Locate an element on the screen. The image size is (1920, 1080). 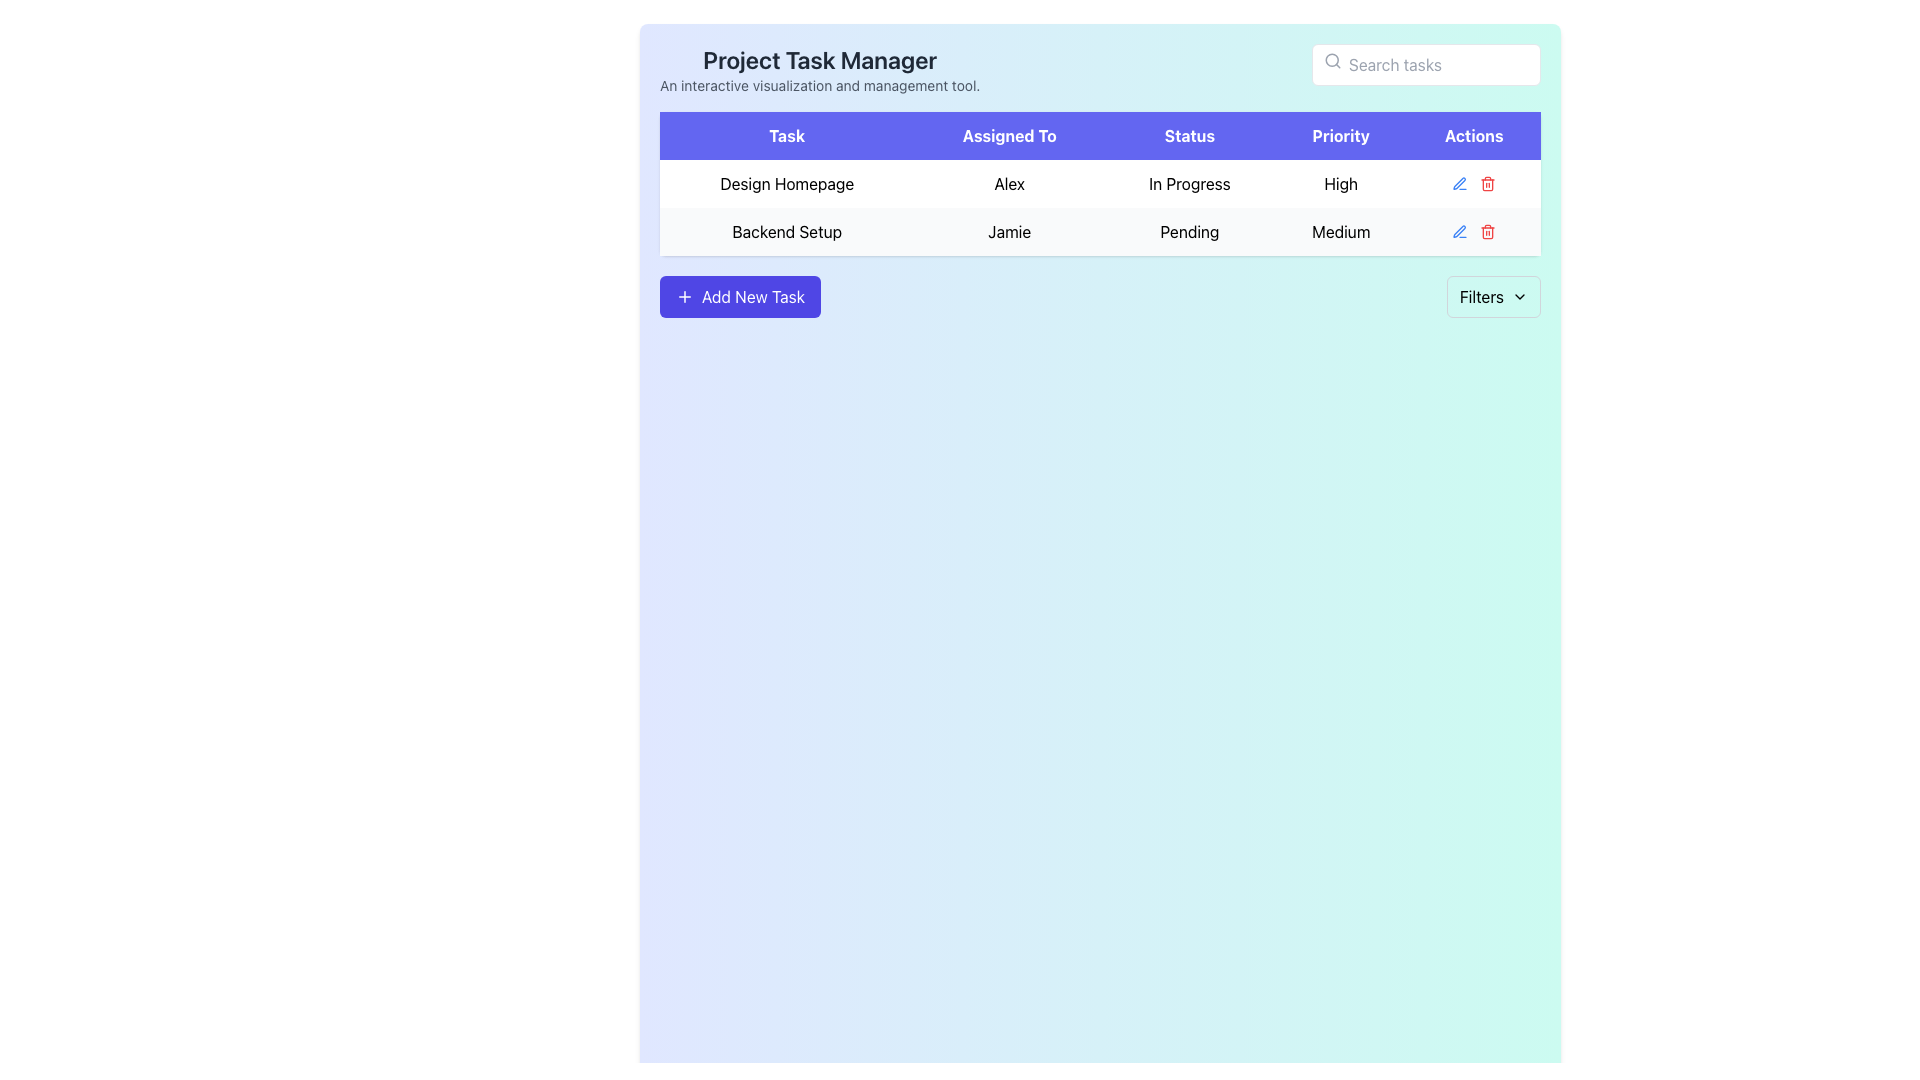
text content of the 'Assigned To' cell displaying the name 'Alex' in the table for the task 'Design Homepage' is located at coordinates (1009, 184).